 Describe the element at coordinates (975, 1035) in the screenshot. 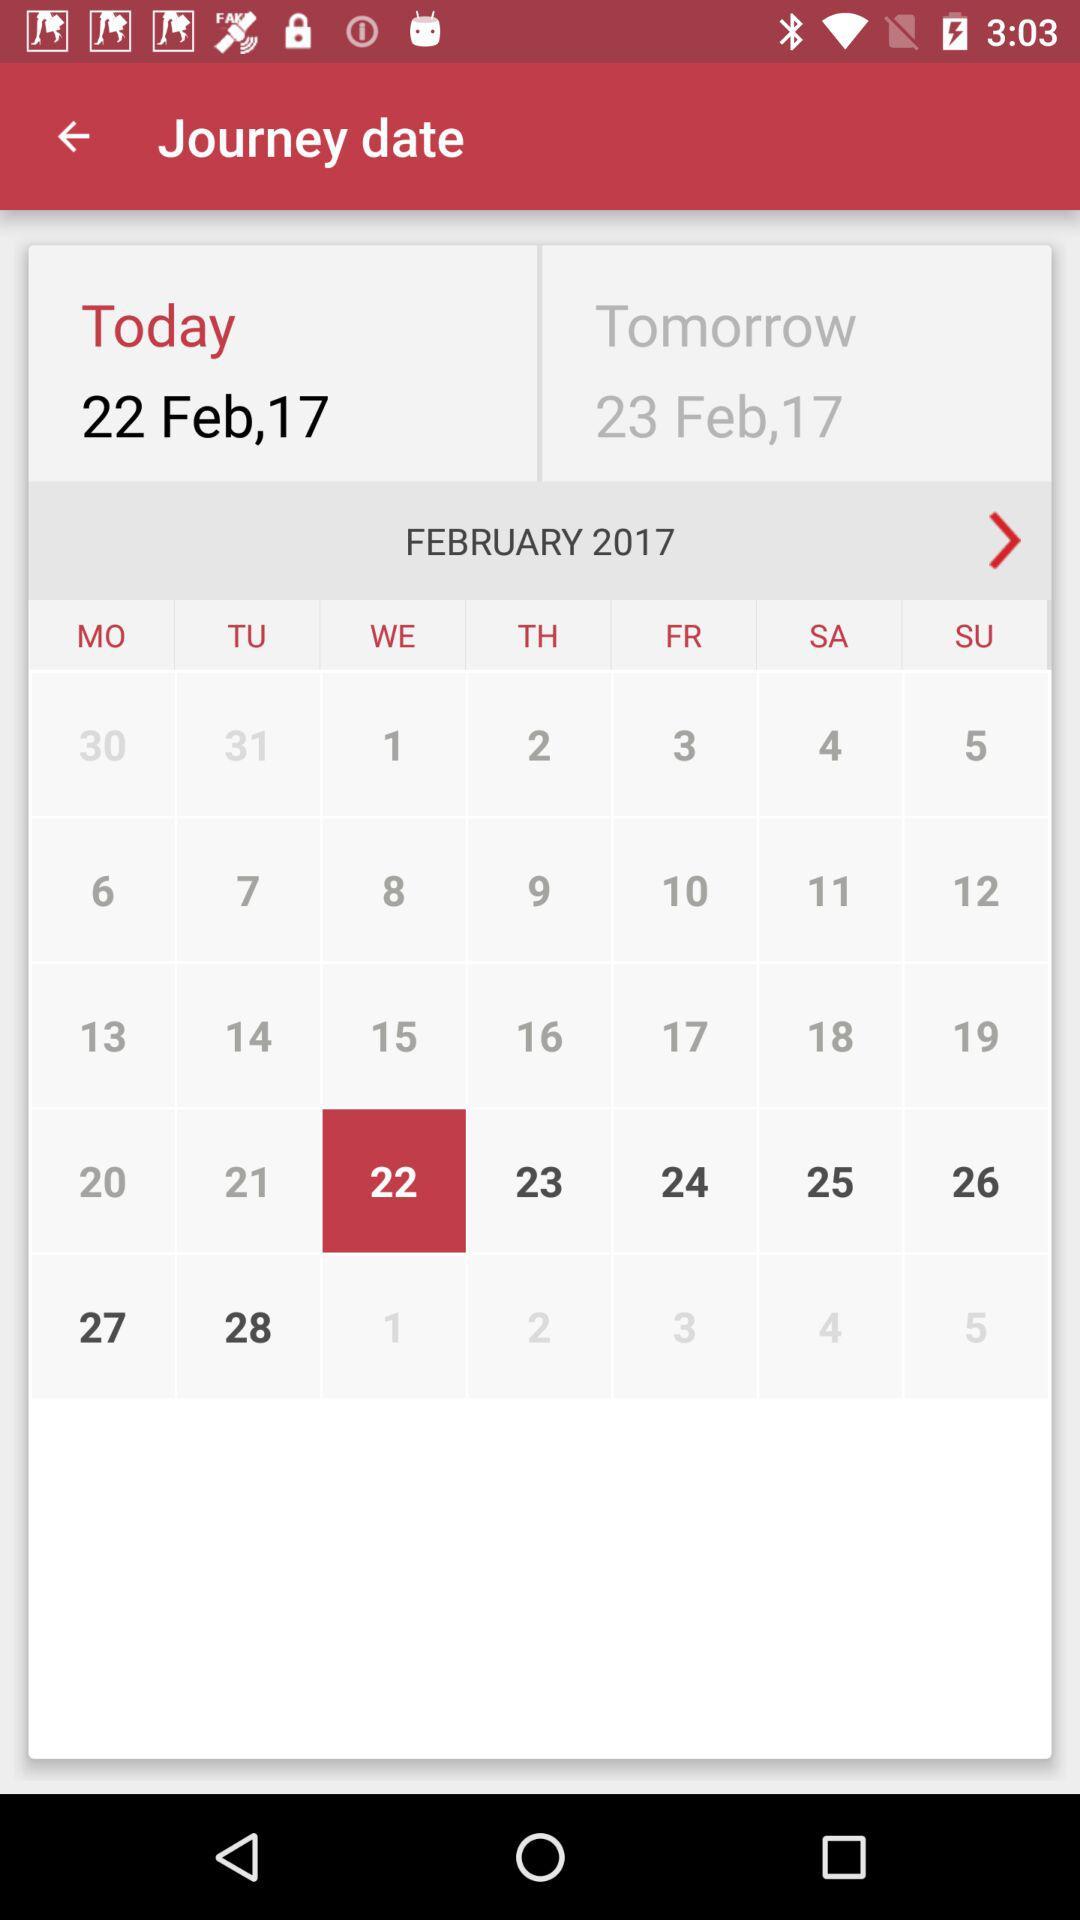

I see `the 19 item` at that location.